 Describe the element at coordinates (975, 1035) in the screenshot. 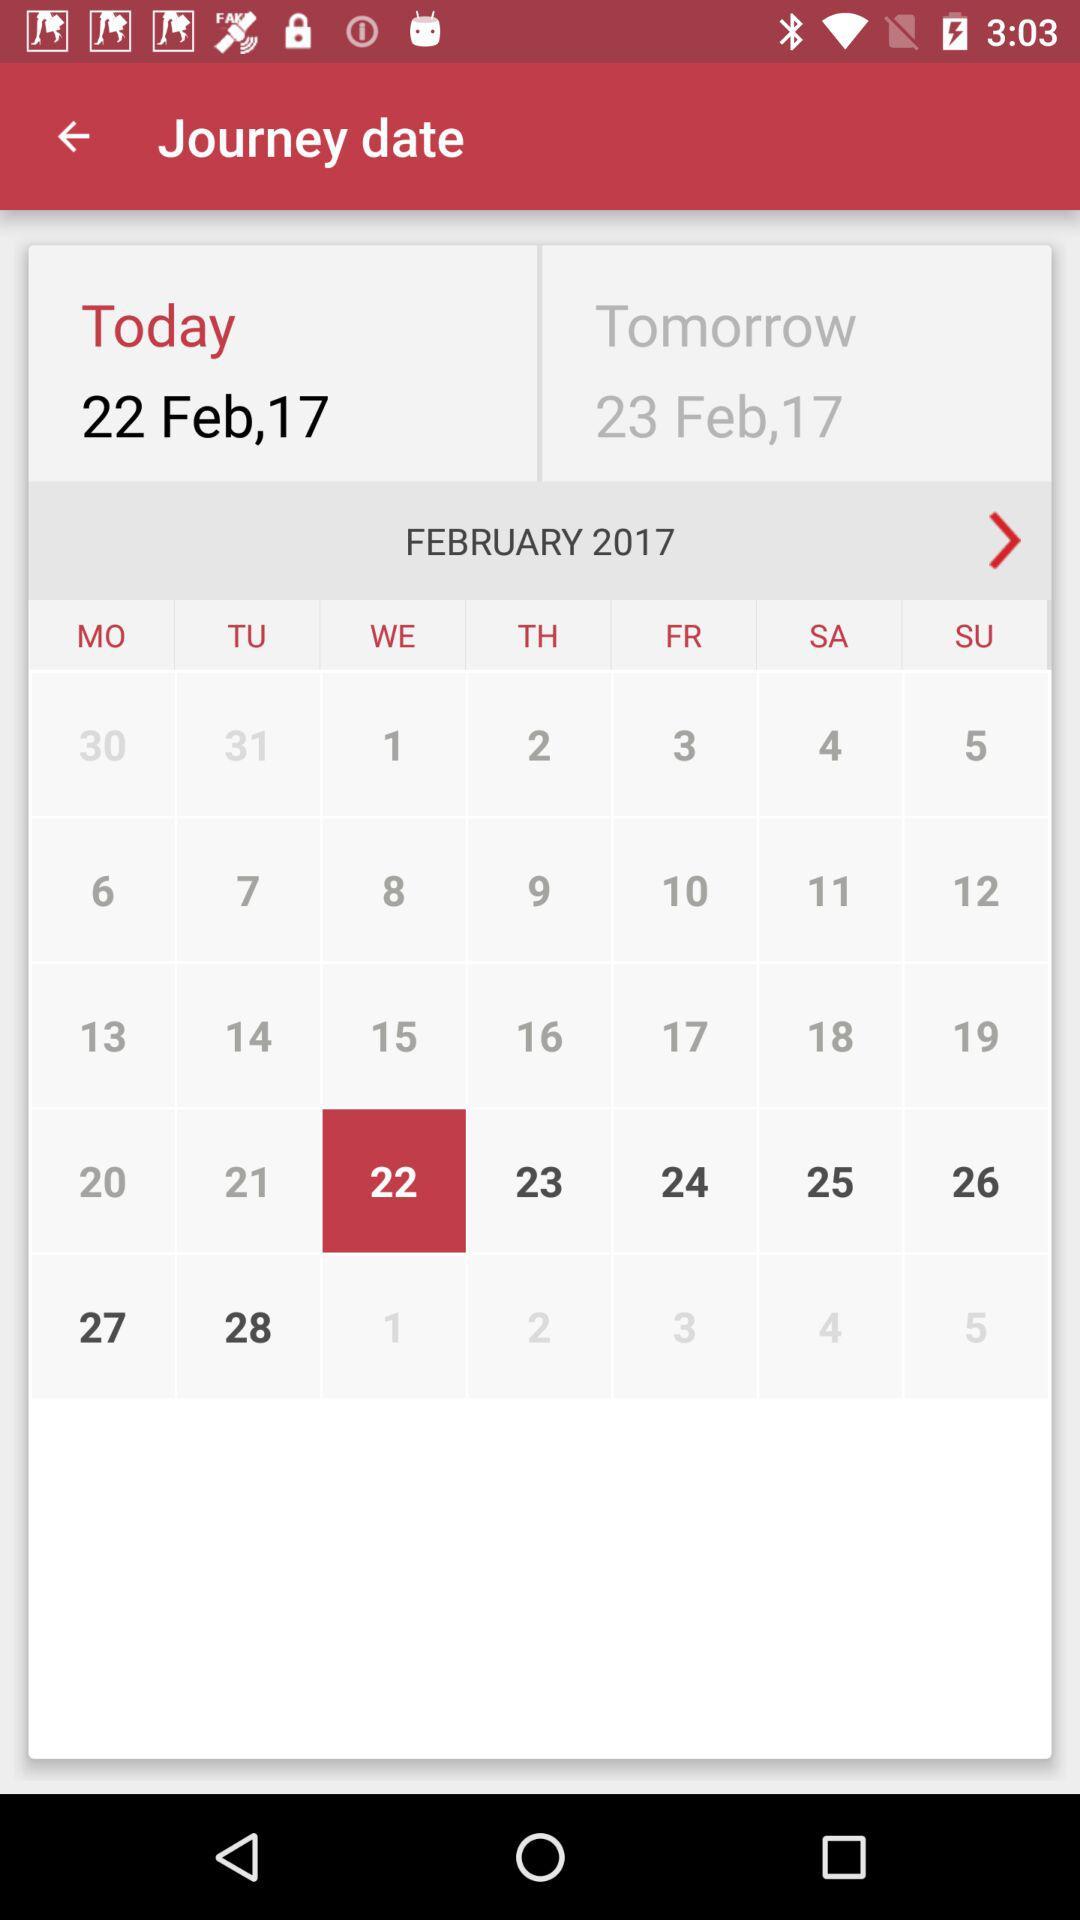

I see `the 19 item` at that location.